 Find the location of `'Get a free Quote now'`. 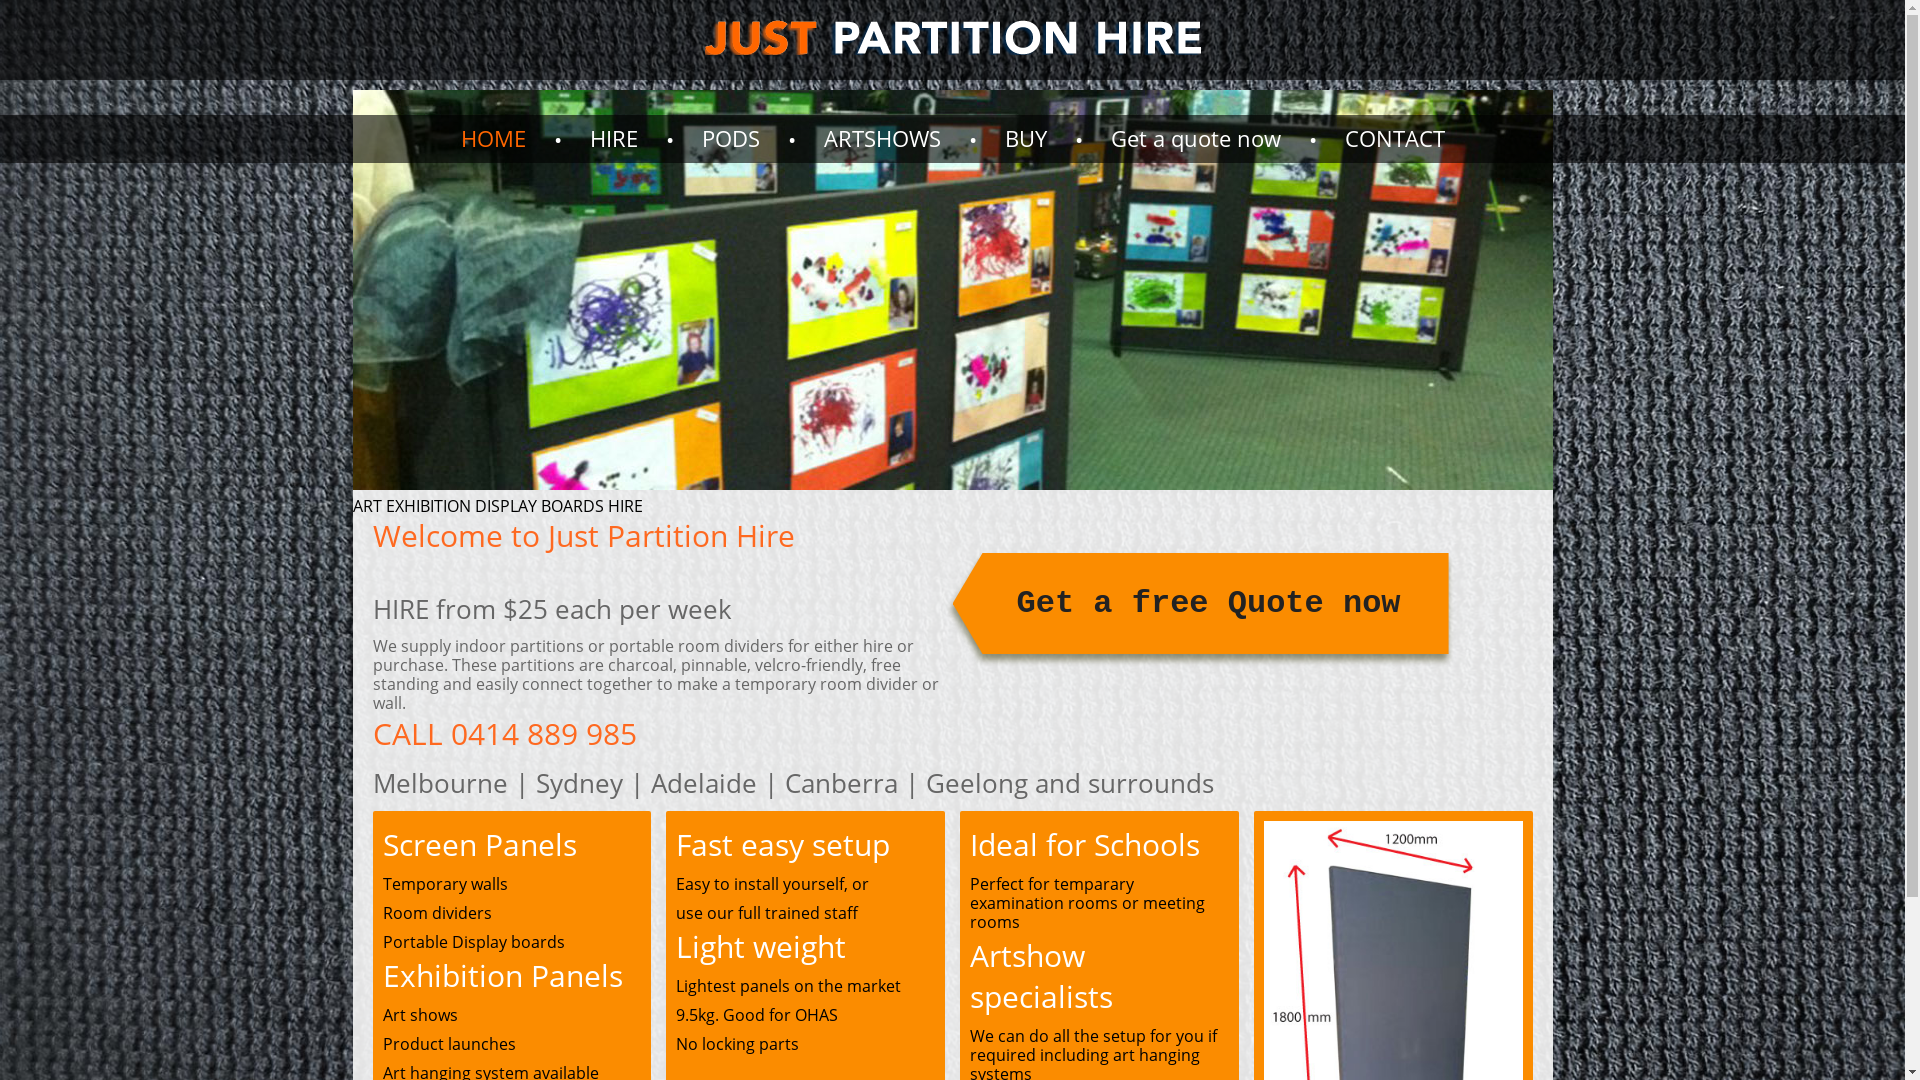

'Get a free Quote now' is located at coordinates (1200, 604).